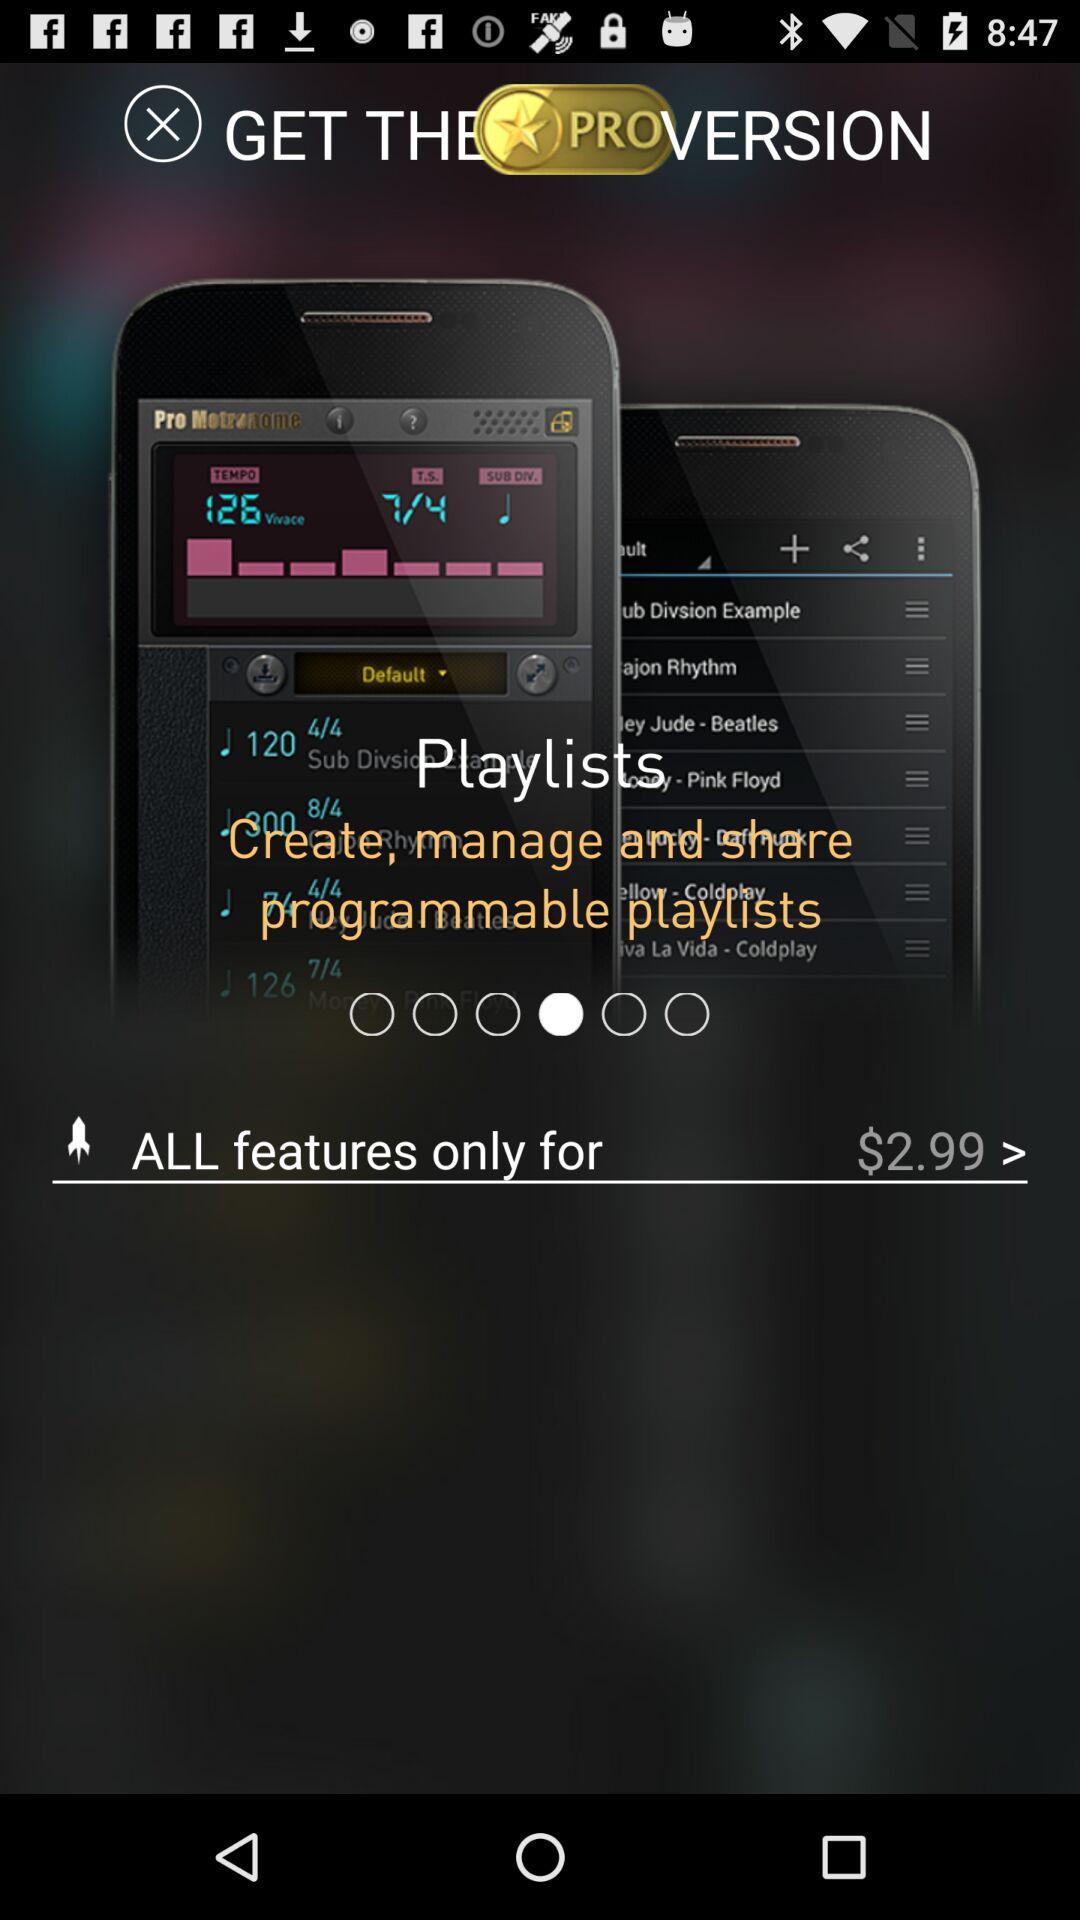  What do you see at coordinates (162, 122) in the screenshot?
I see `the icon next to get the app` at bounding box center [162, 122].